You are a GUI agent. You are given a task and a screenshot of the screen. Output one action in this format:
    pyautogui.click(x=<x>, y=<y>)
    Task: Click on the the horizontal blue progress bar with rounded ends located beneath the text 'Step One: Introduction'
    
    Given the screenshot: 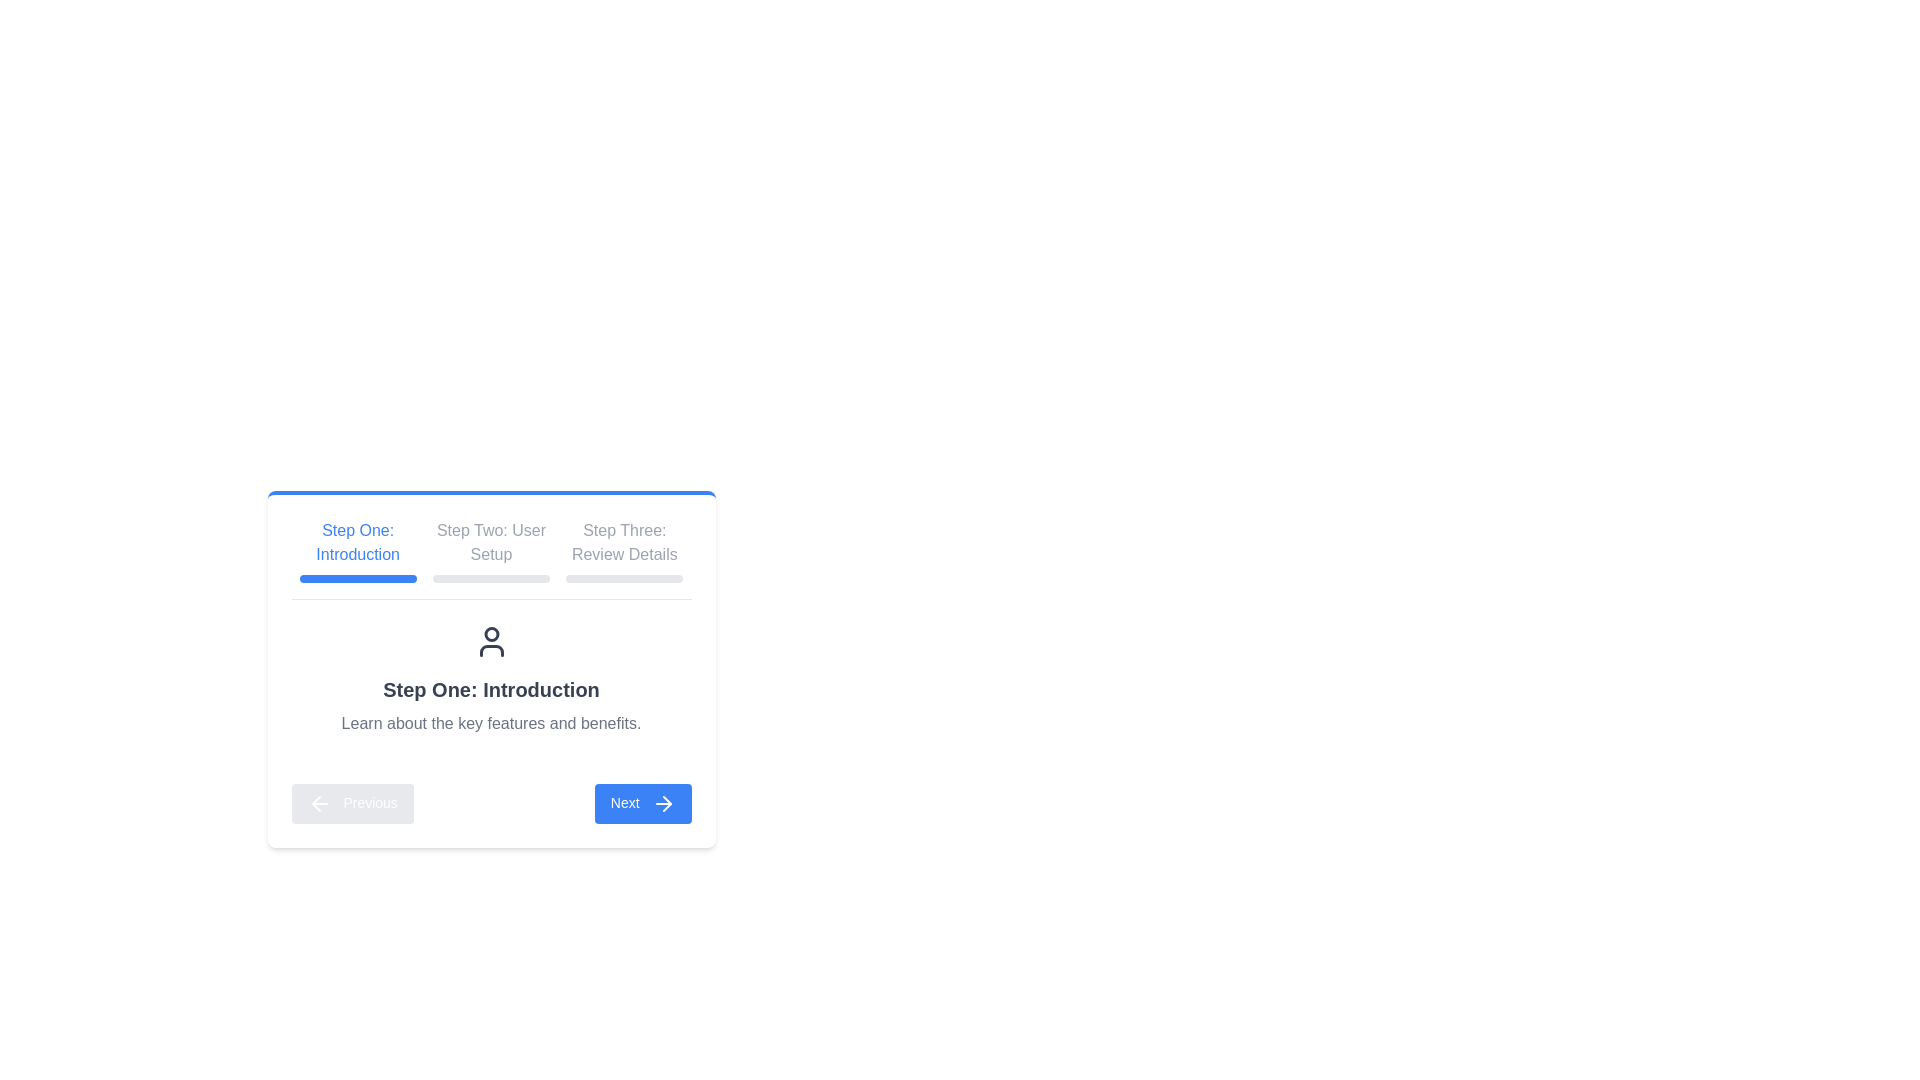 What is the action you would take?
    pyautogui.click(x=358, y=578)
    